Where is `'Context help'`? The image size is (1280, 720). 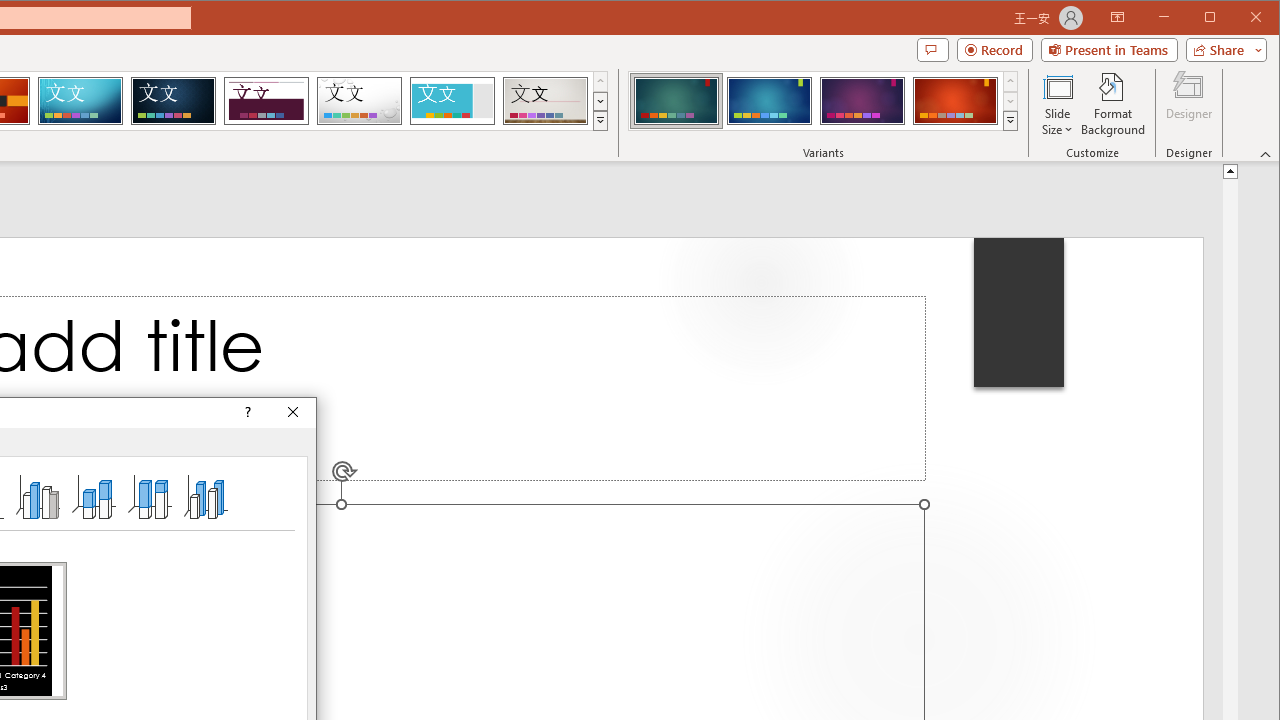
'Context help' is located at coordinates (245, 411).